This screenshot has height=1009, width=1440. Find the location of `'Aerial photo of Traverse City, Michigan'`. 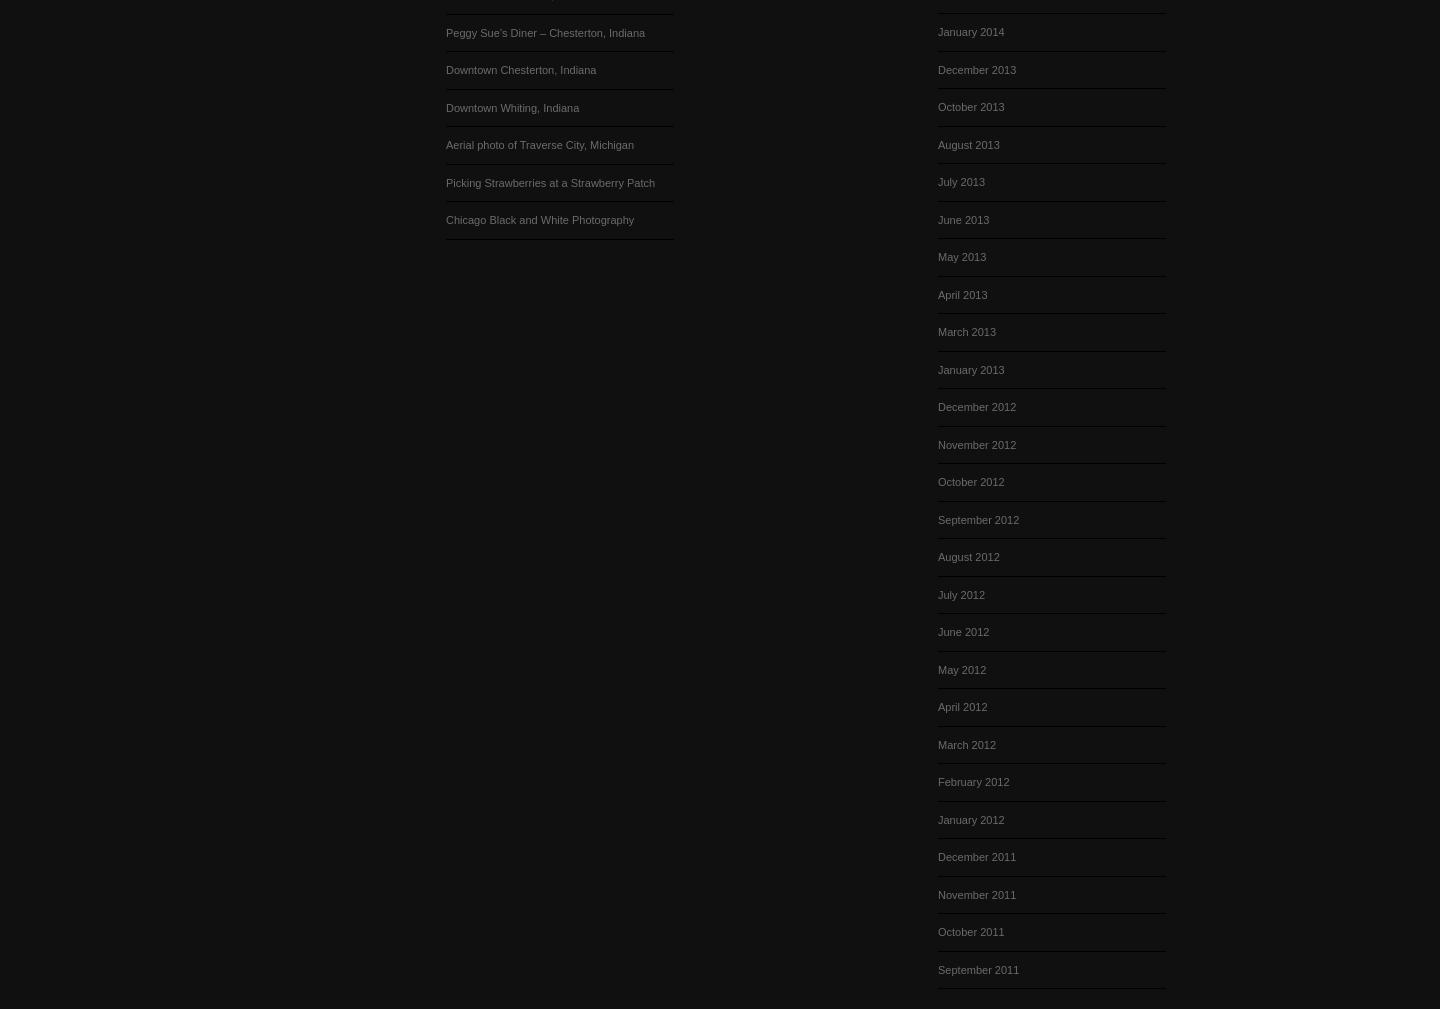

'Aerial photo of Traverse City, Michigan' is located at coordinates (539, 143).